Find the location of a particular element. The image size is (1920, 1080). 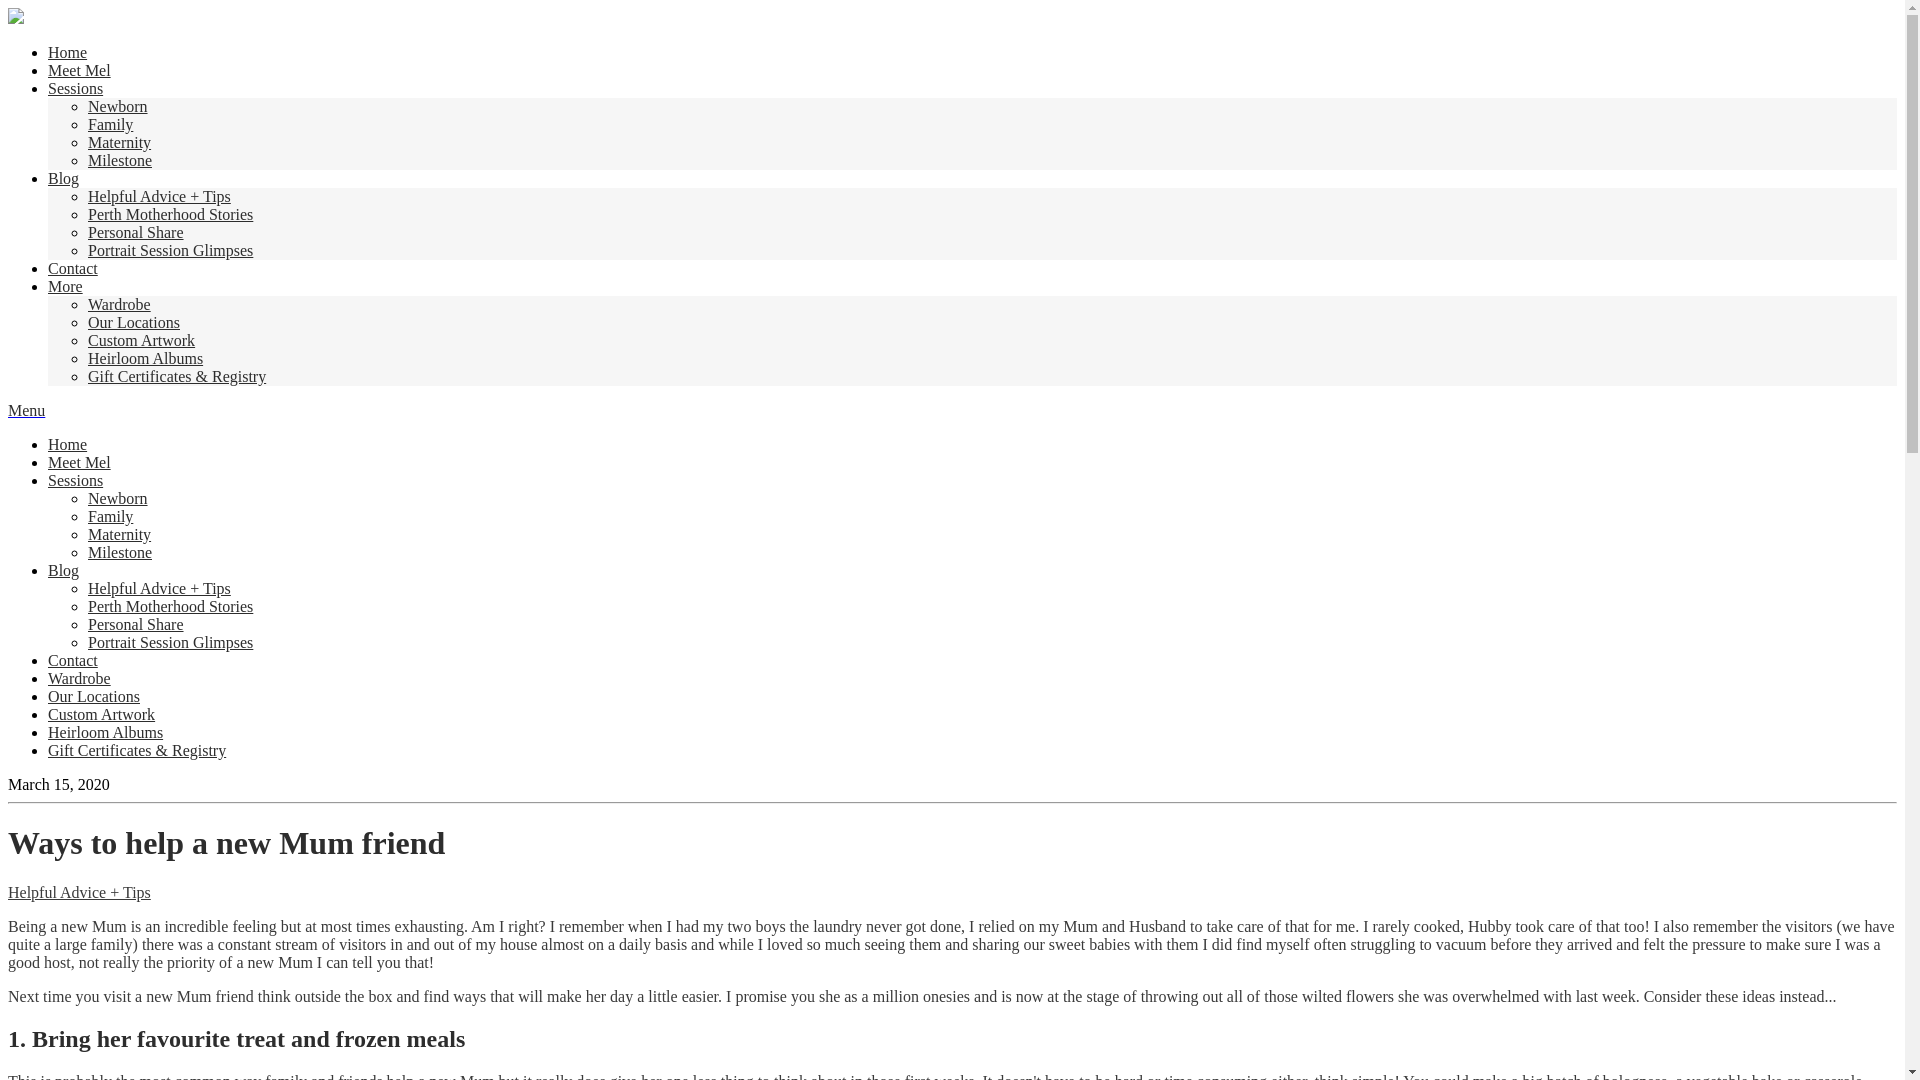

'Menu' is located at coordinates (26, 409).